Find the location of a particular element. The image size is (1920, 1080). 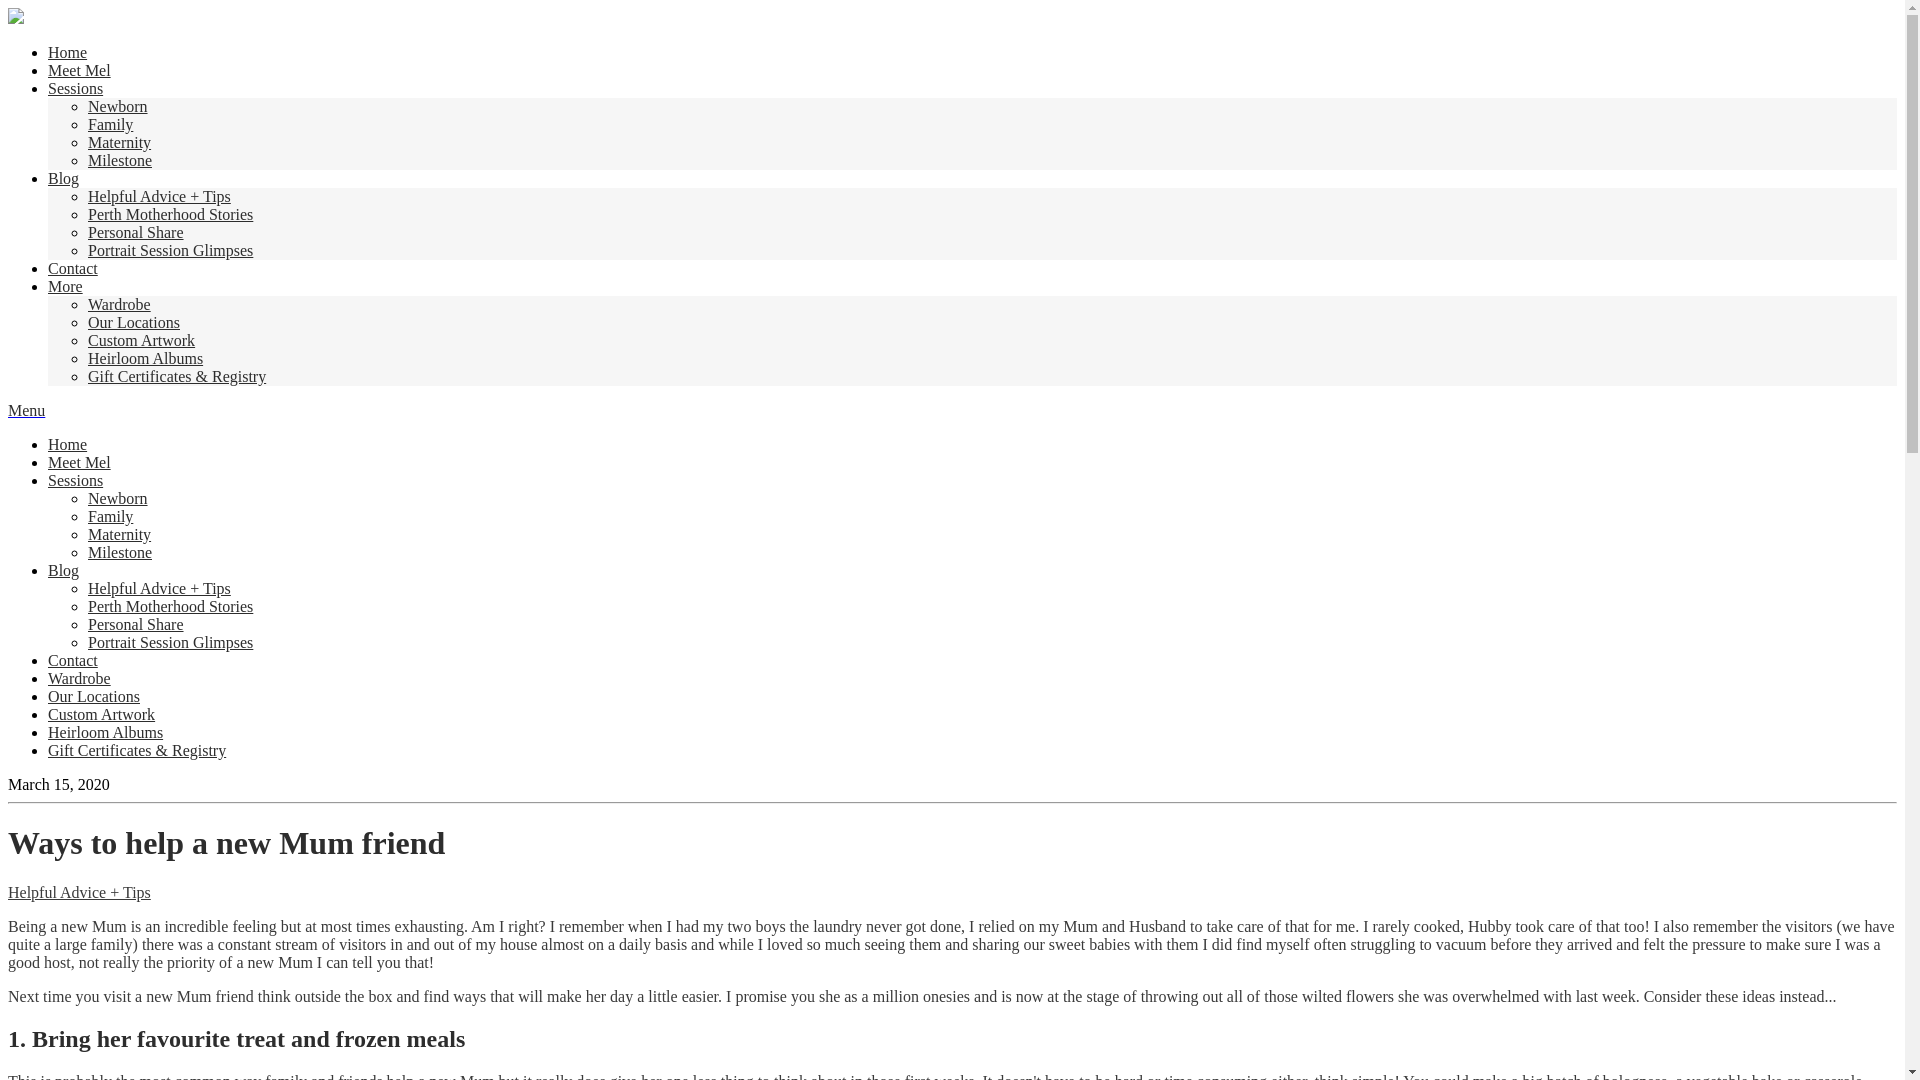

'Menu' is located at coordinates (26, 409).